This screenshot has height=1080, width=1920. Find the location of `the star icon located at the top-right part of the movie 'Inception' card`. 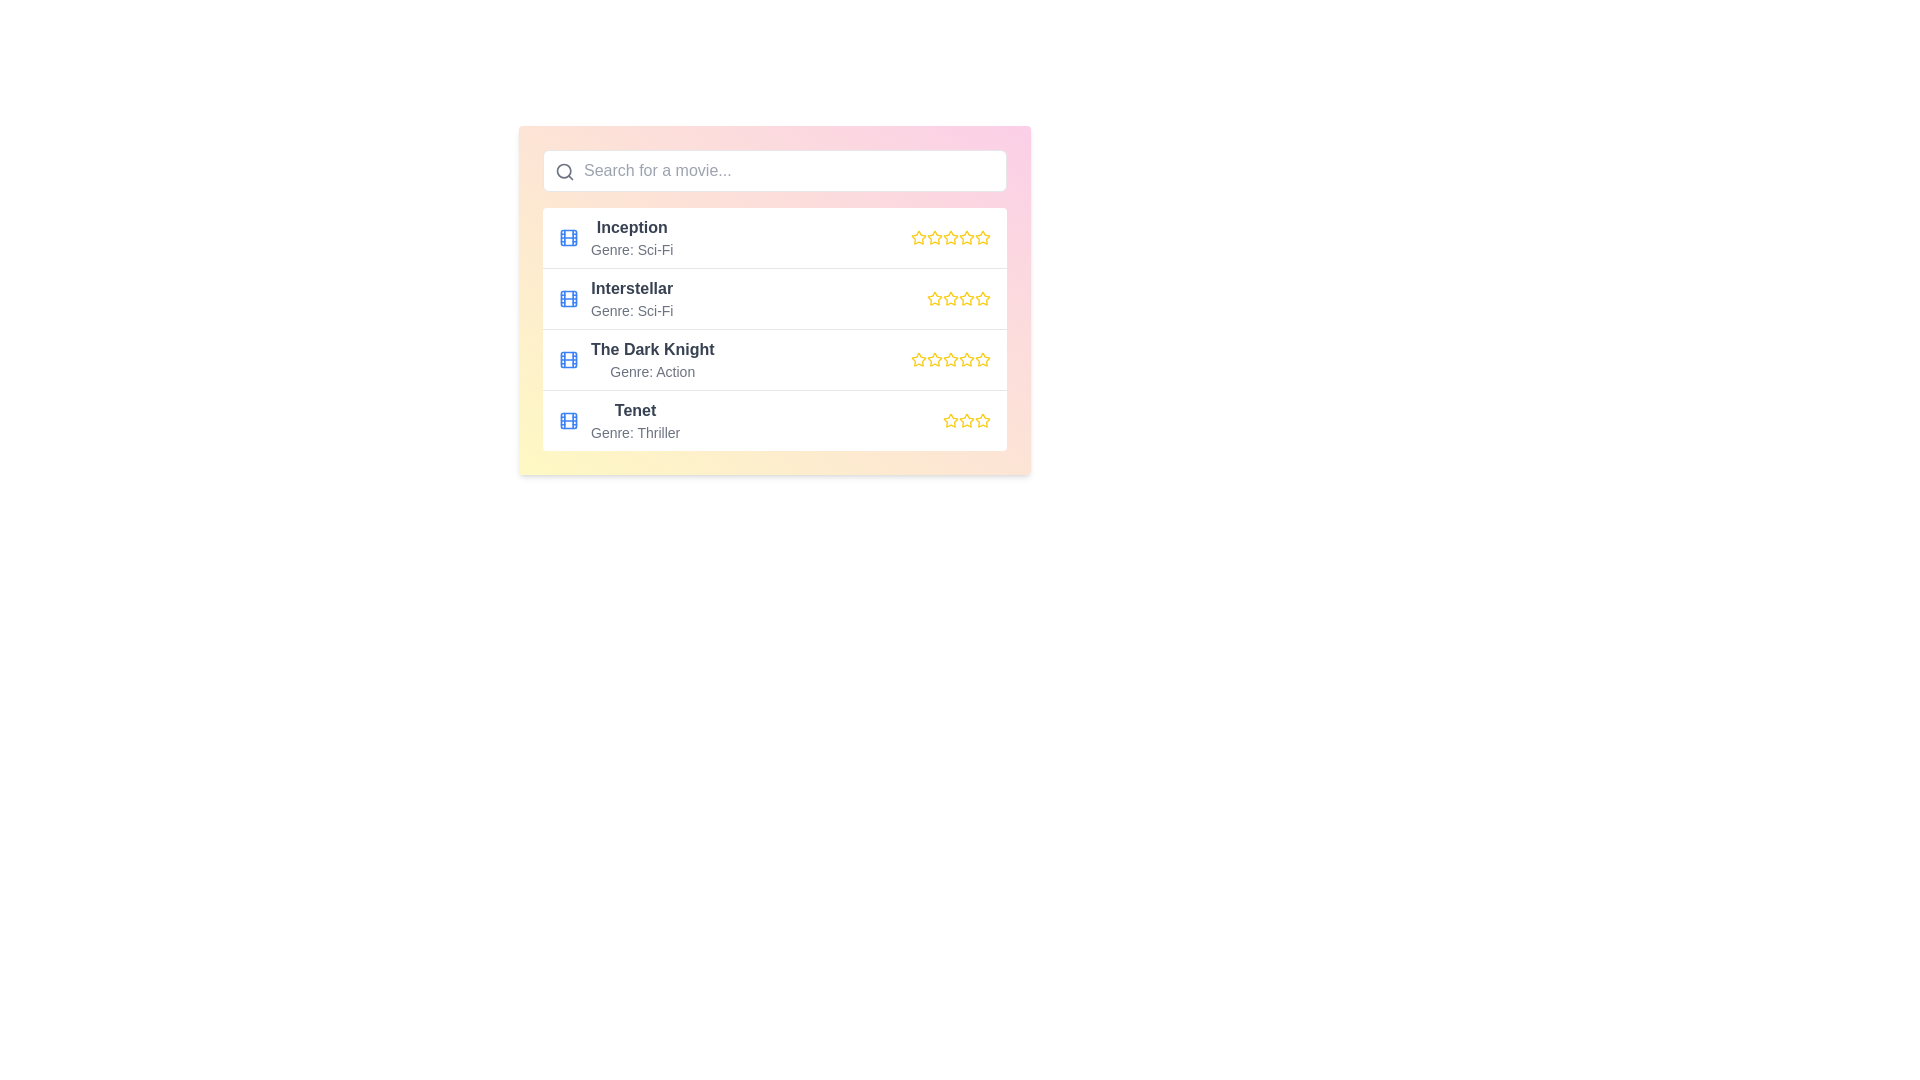

the star icon located at the top-right part of the movie 'Inception' card is located at coordinates (983, 236).